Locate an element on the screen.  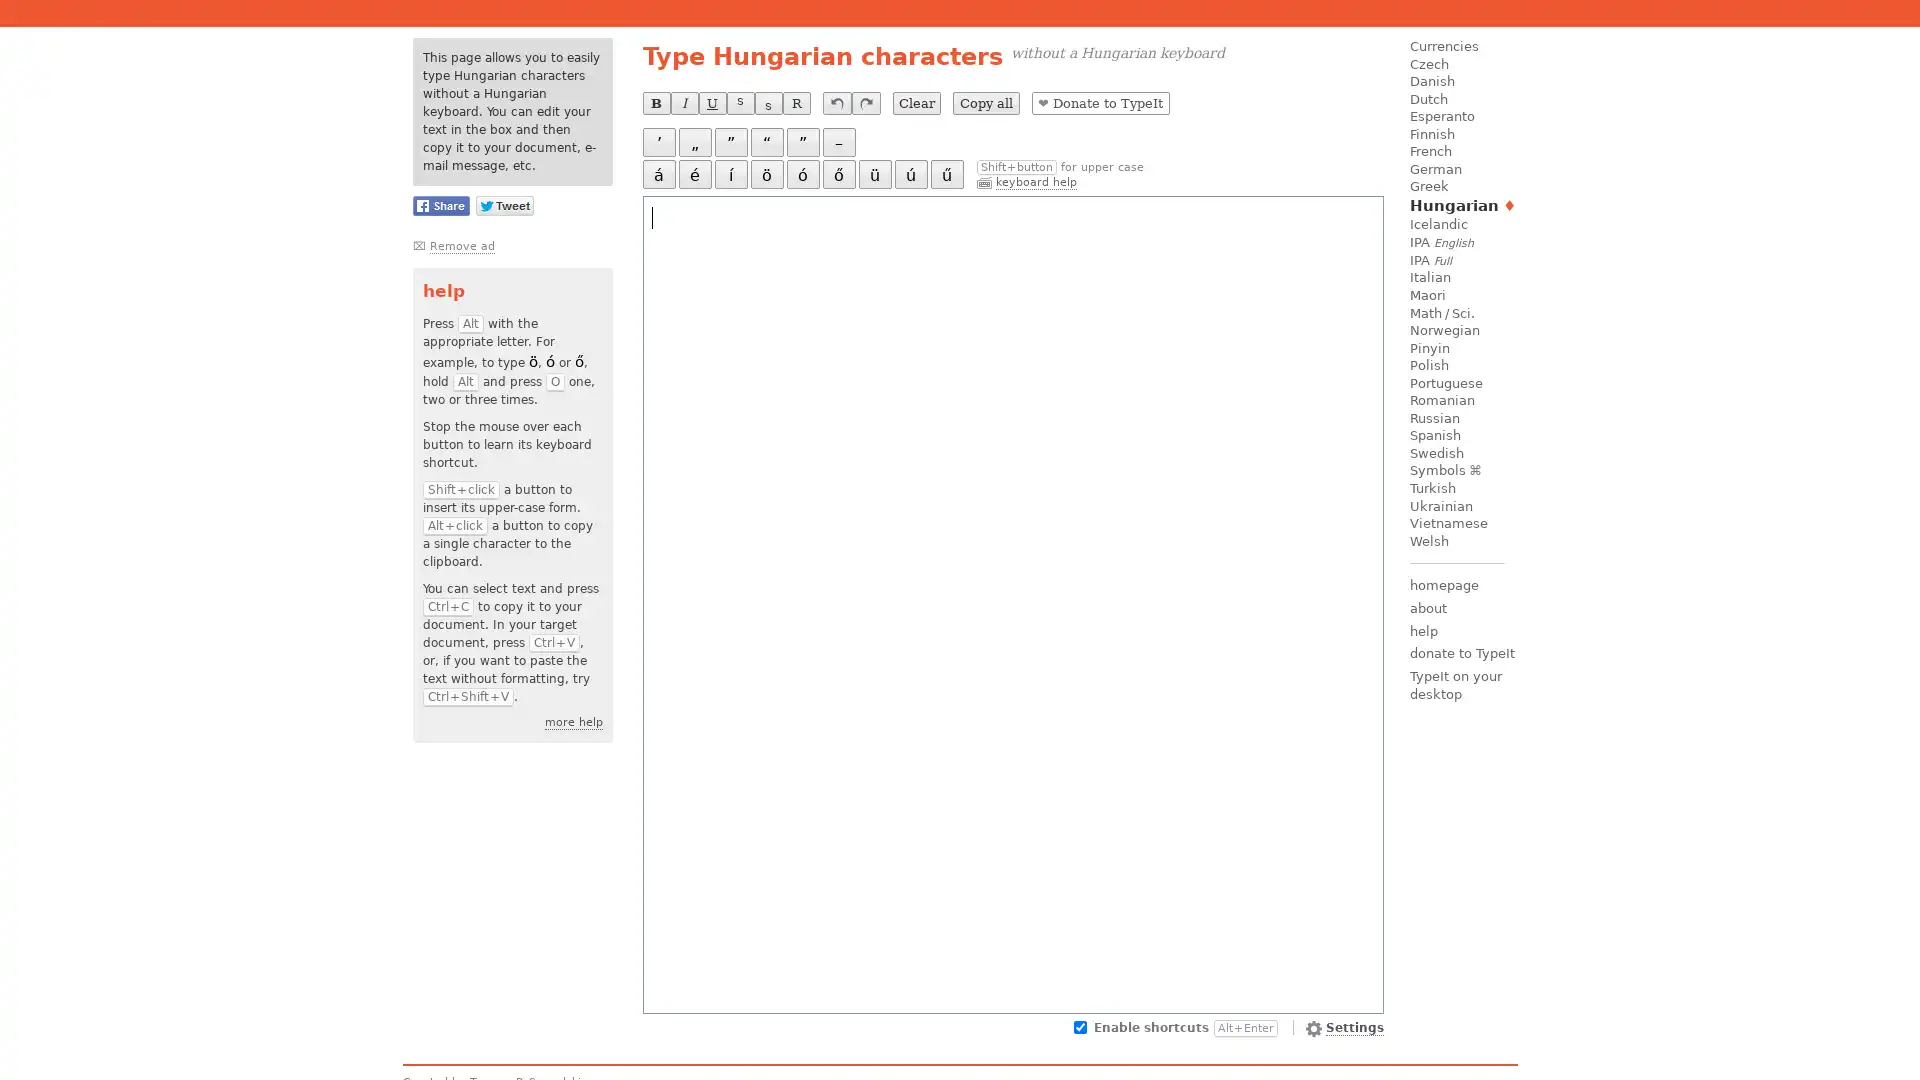
redo last undone operation (Ctrl+Y) is located at coordinates (865, 103).